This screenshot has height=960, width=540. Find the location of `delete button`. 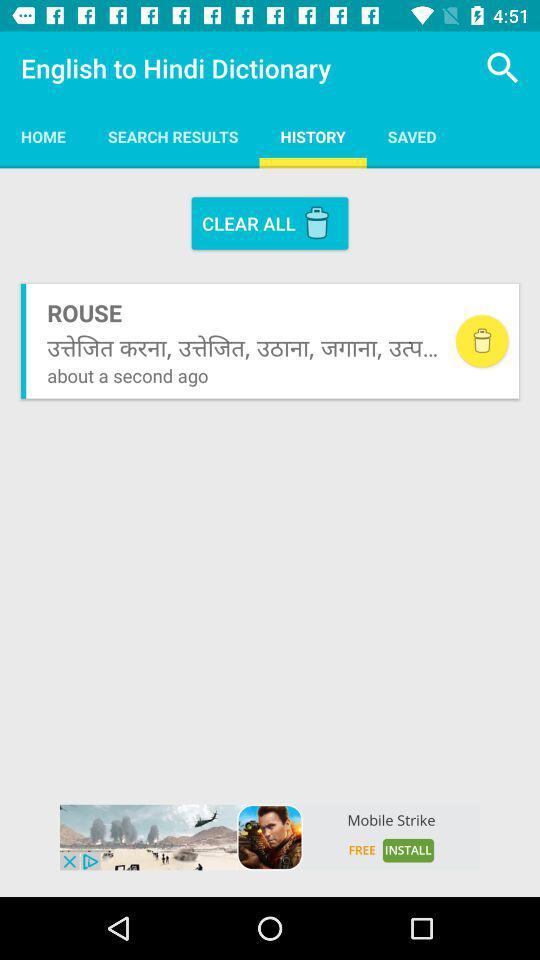

delete button is located at coordinates (481, 341).